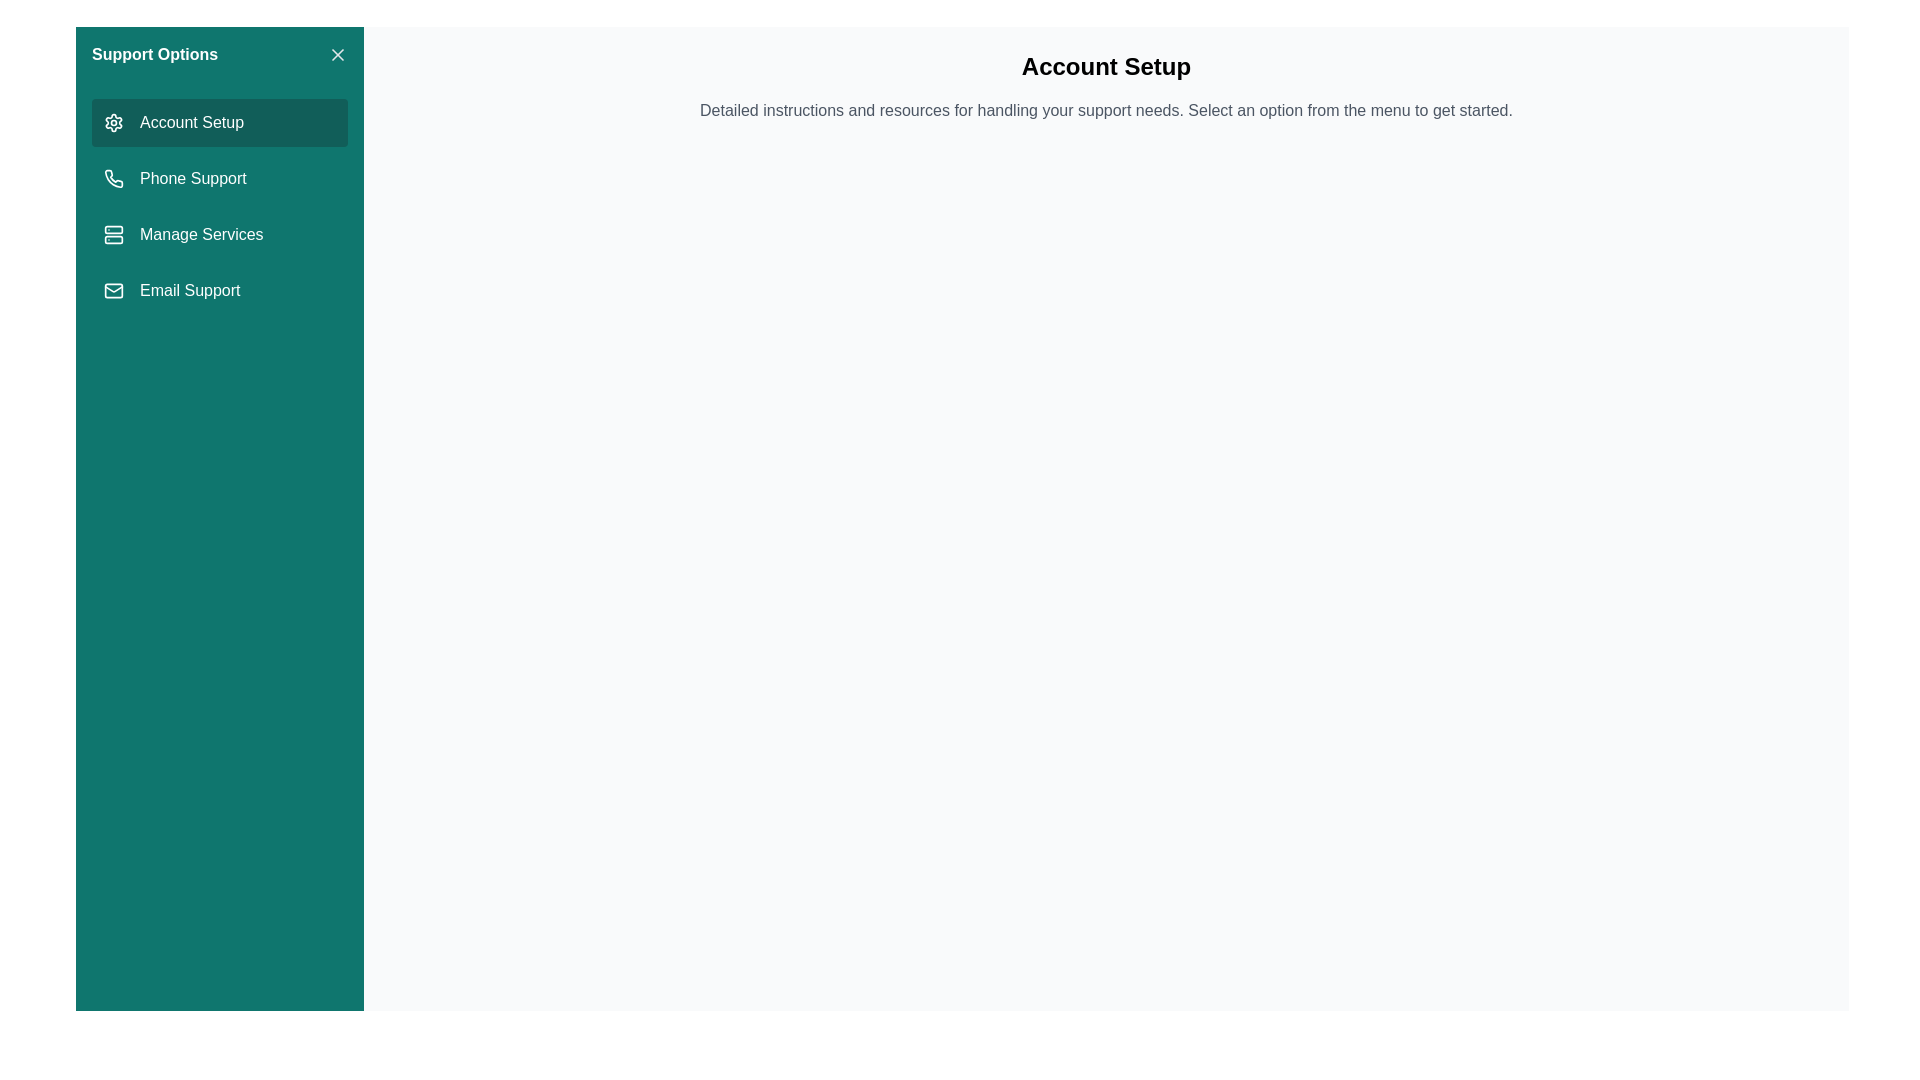 The width and height of the screenshot is (1920, 1080). I want to click on the 'Email Support' button in the left sidebar, so click(220, 290).